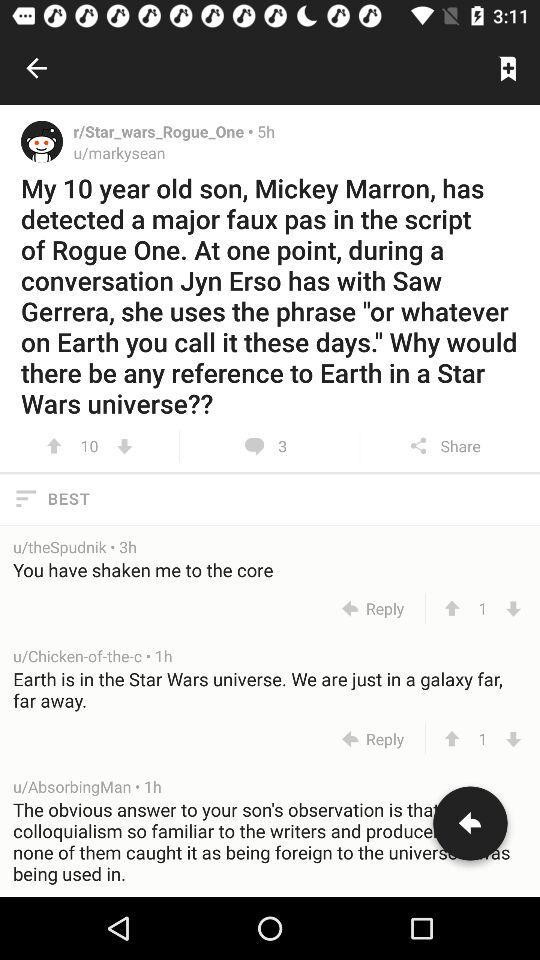 This screenshot has height=960, width=540. Describe the element at coordinates (470, 827) in the screenshot. I see `share` at that location.